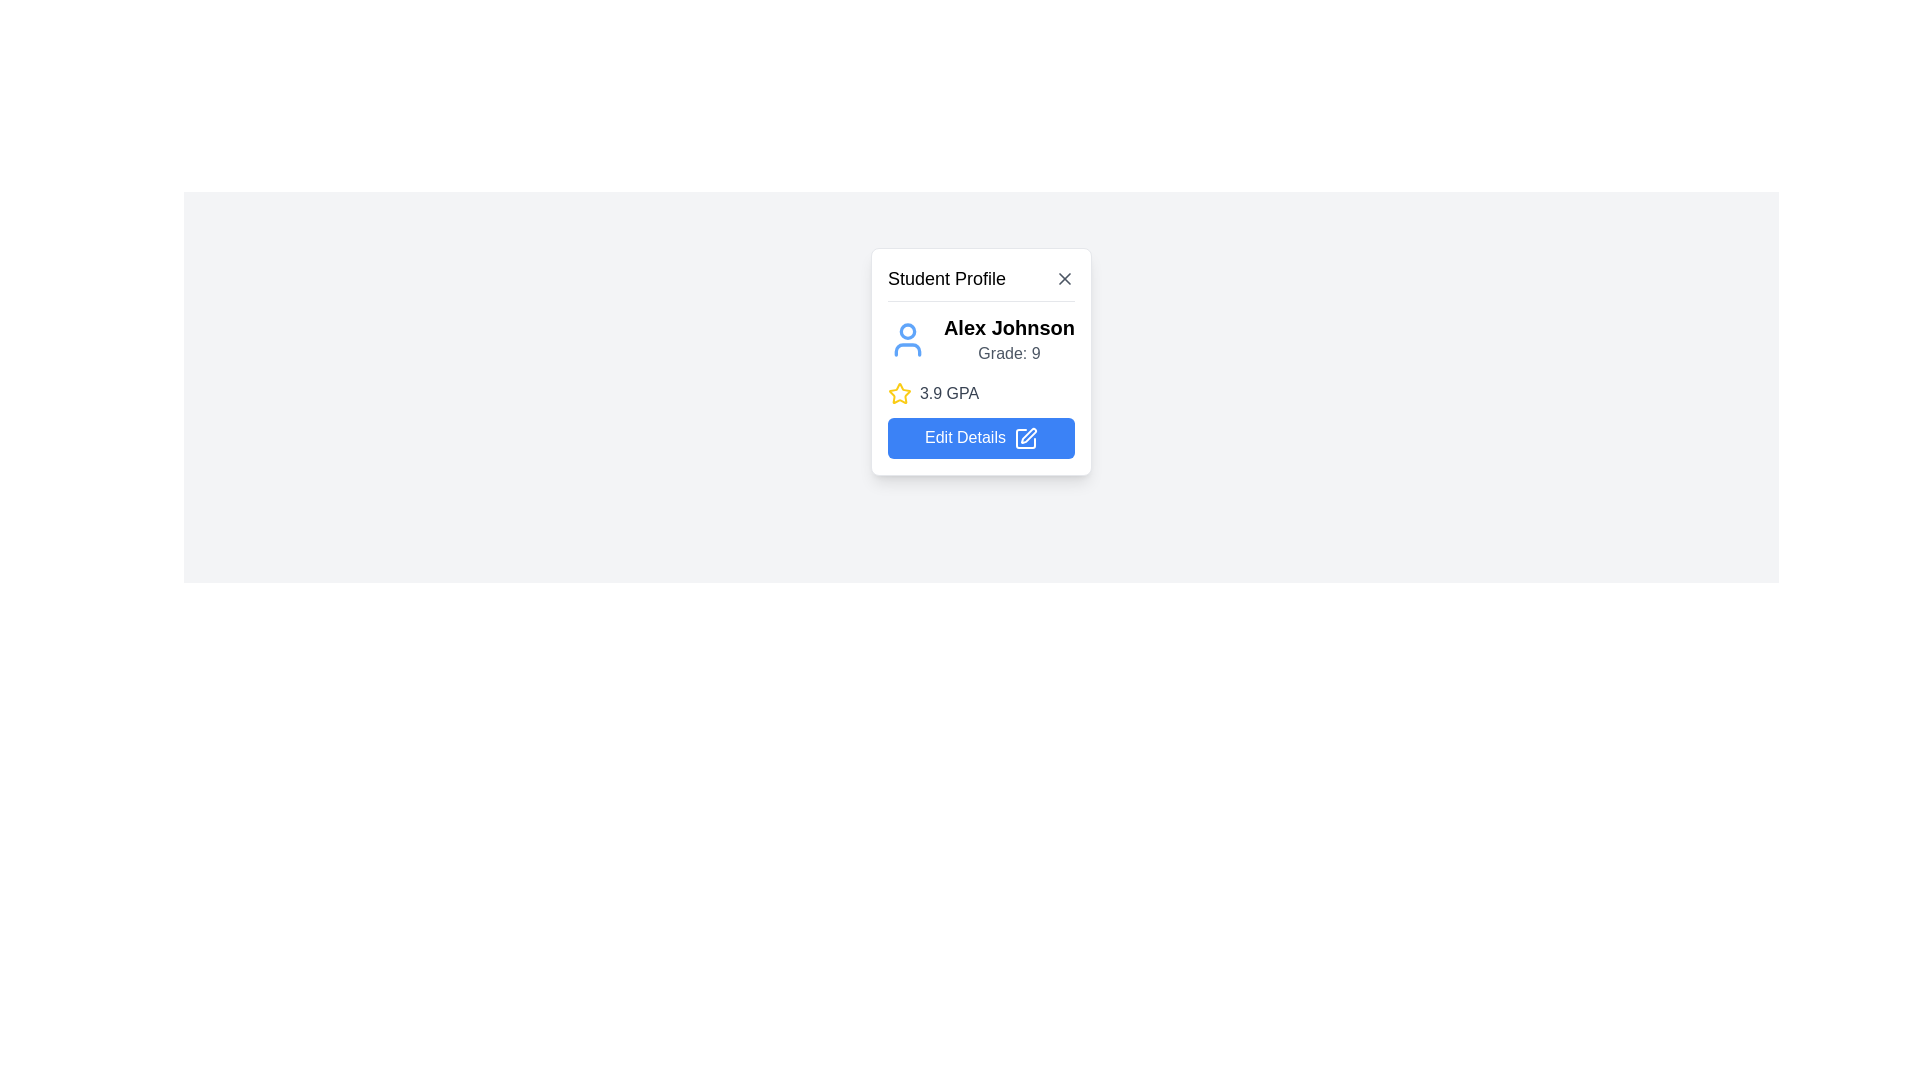 This screenshot has height=1080, width=1920. Describe the element at coordinates (981, 437) in the screenshot. I see `the 'Edit Details' button with a blue background and white text, located beneath the '3.9 GPA' text in the 'Student Profile' card` at that location.